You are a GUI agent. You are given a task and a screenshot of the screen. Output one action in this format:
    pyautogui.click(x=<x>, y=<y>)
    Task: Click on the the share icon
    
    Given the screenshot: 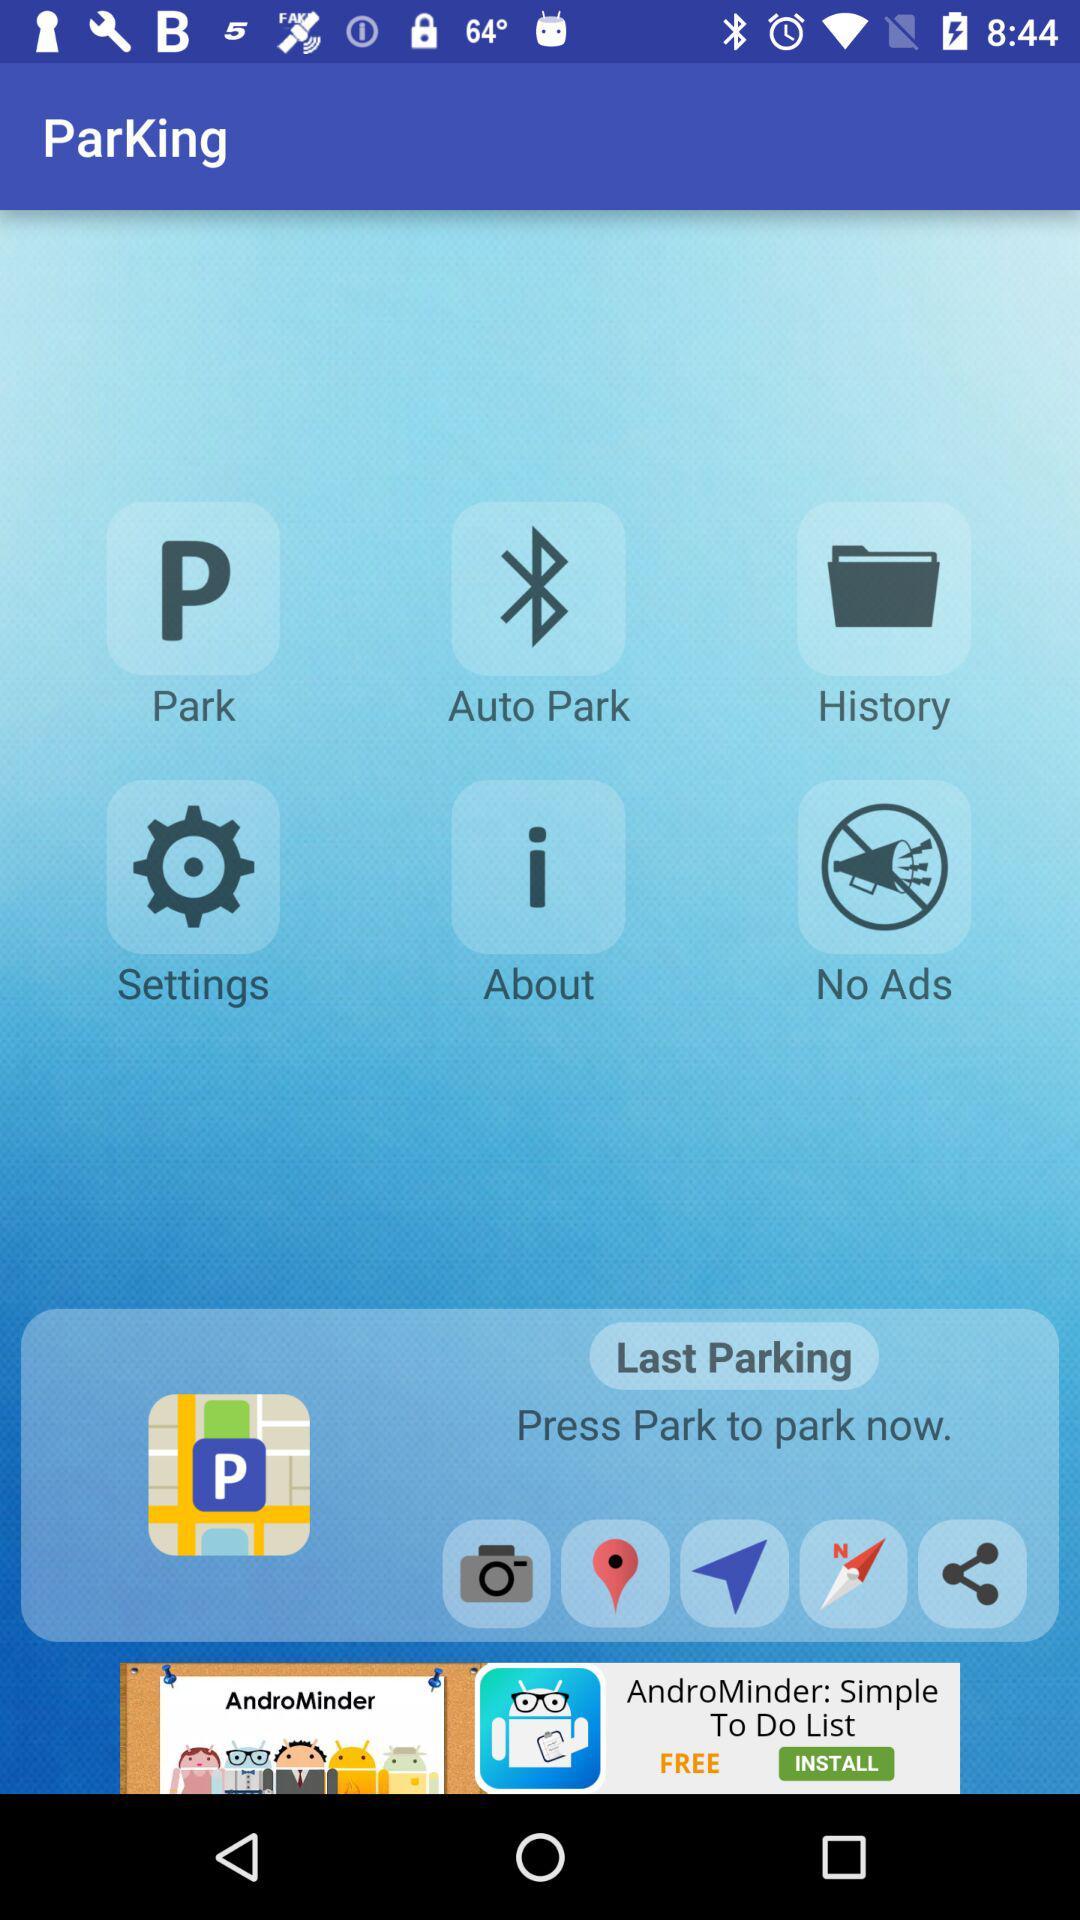 What is the action you would take?
    pyautogui.click(x=971, y=1572)
    